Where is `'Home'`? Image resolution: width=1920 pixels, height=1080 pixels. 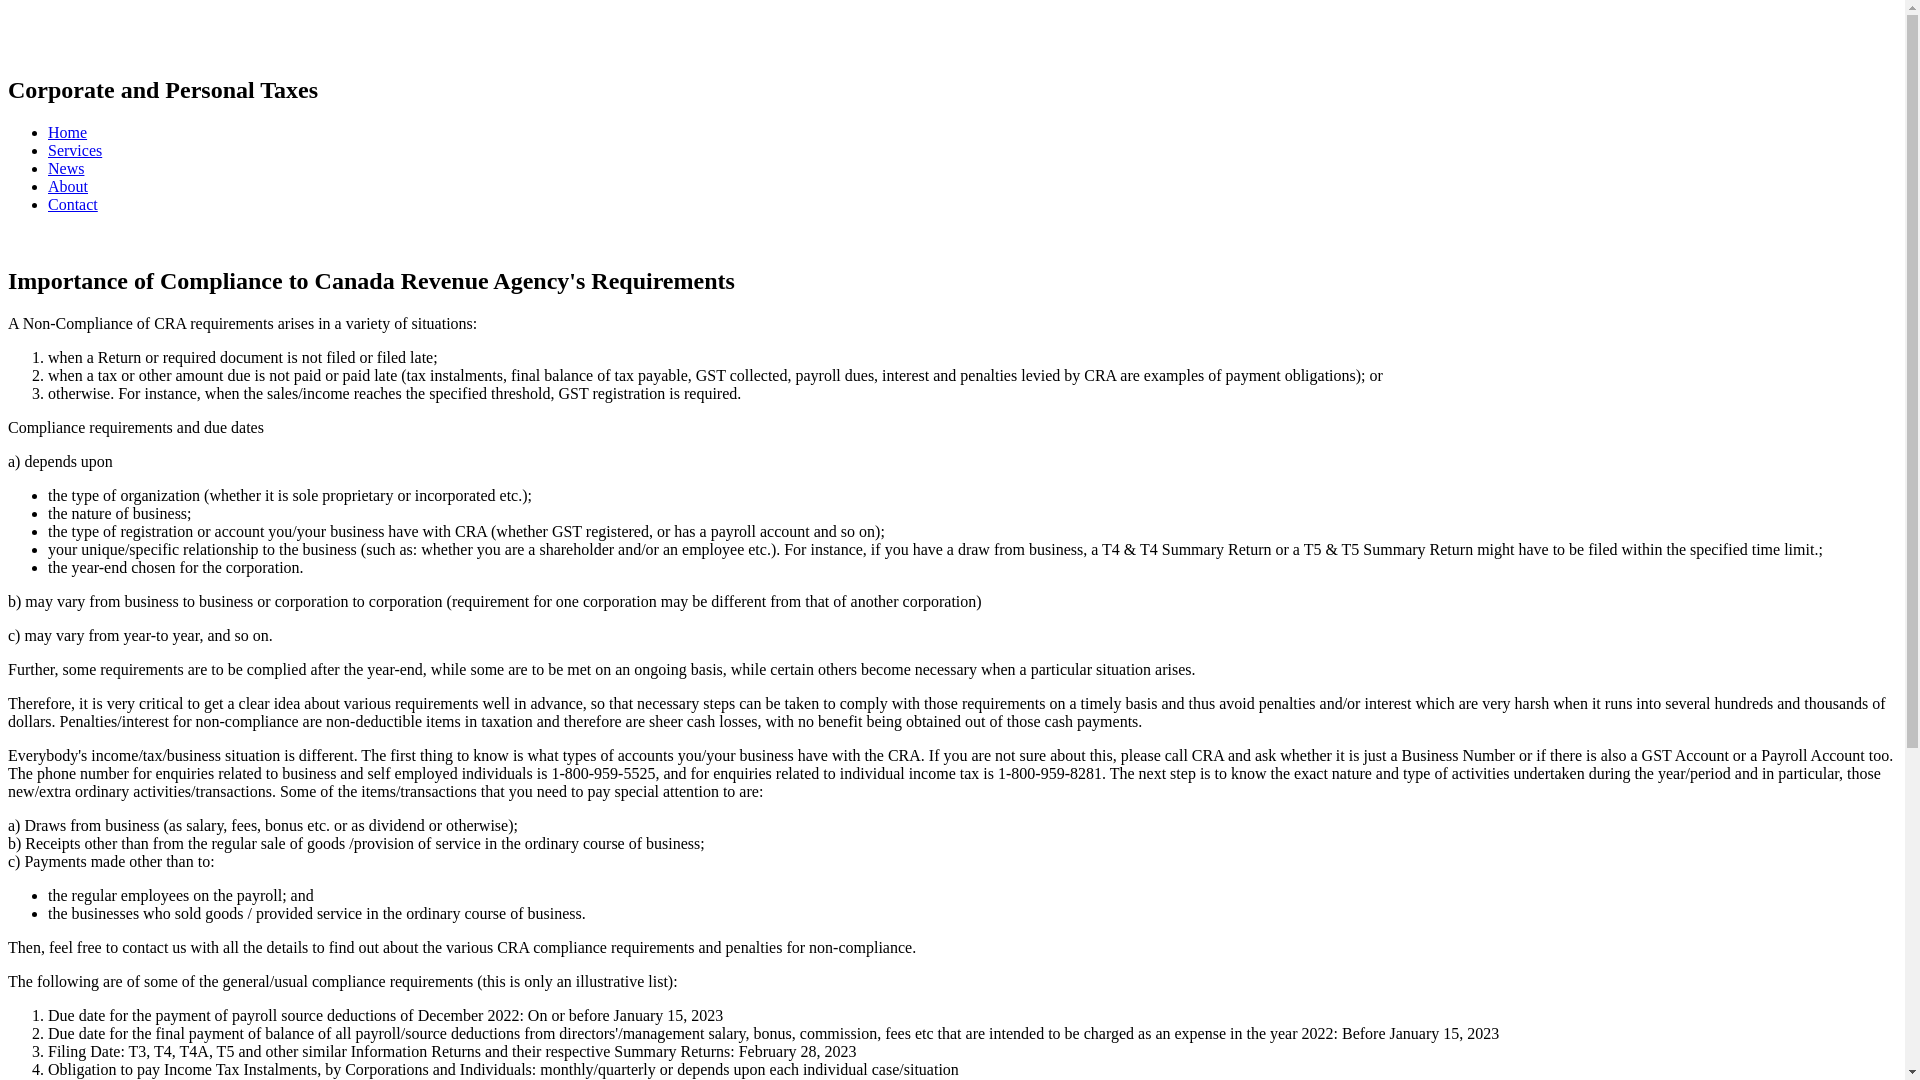 'Home' is located at coordinates (67, 132).